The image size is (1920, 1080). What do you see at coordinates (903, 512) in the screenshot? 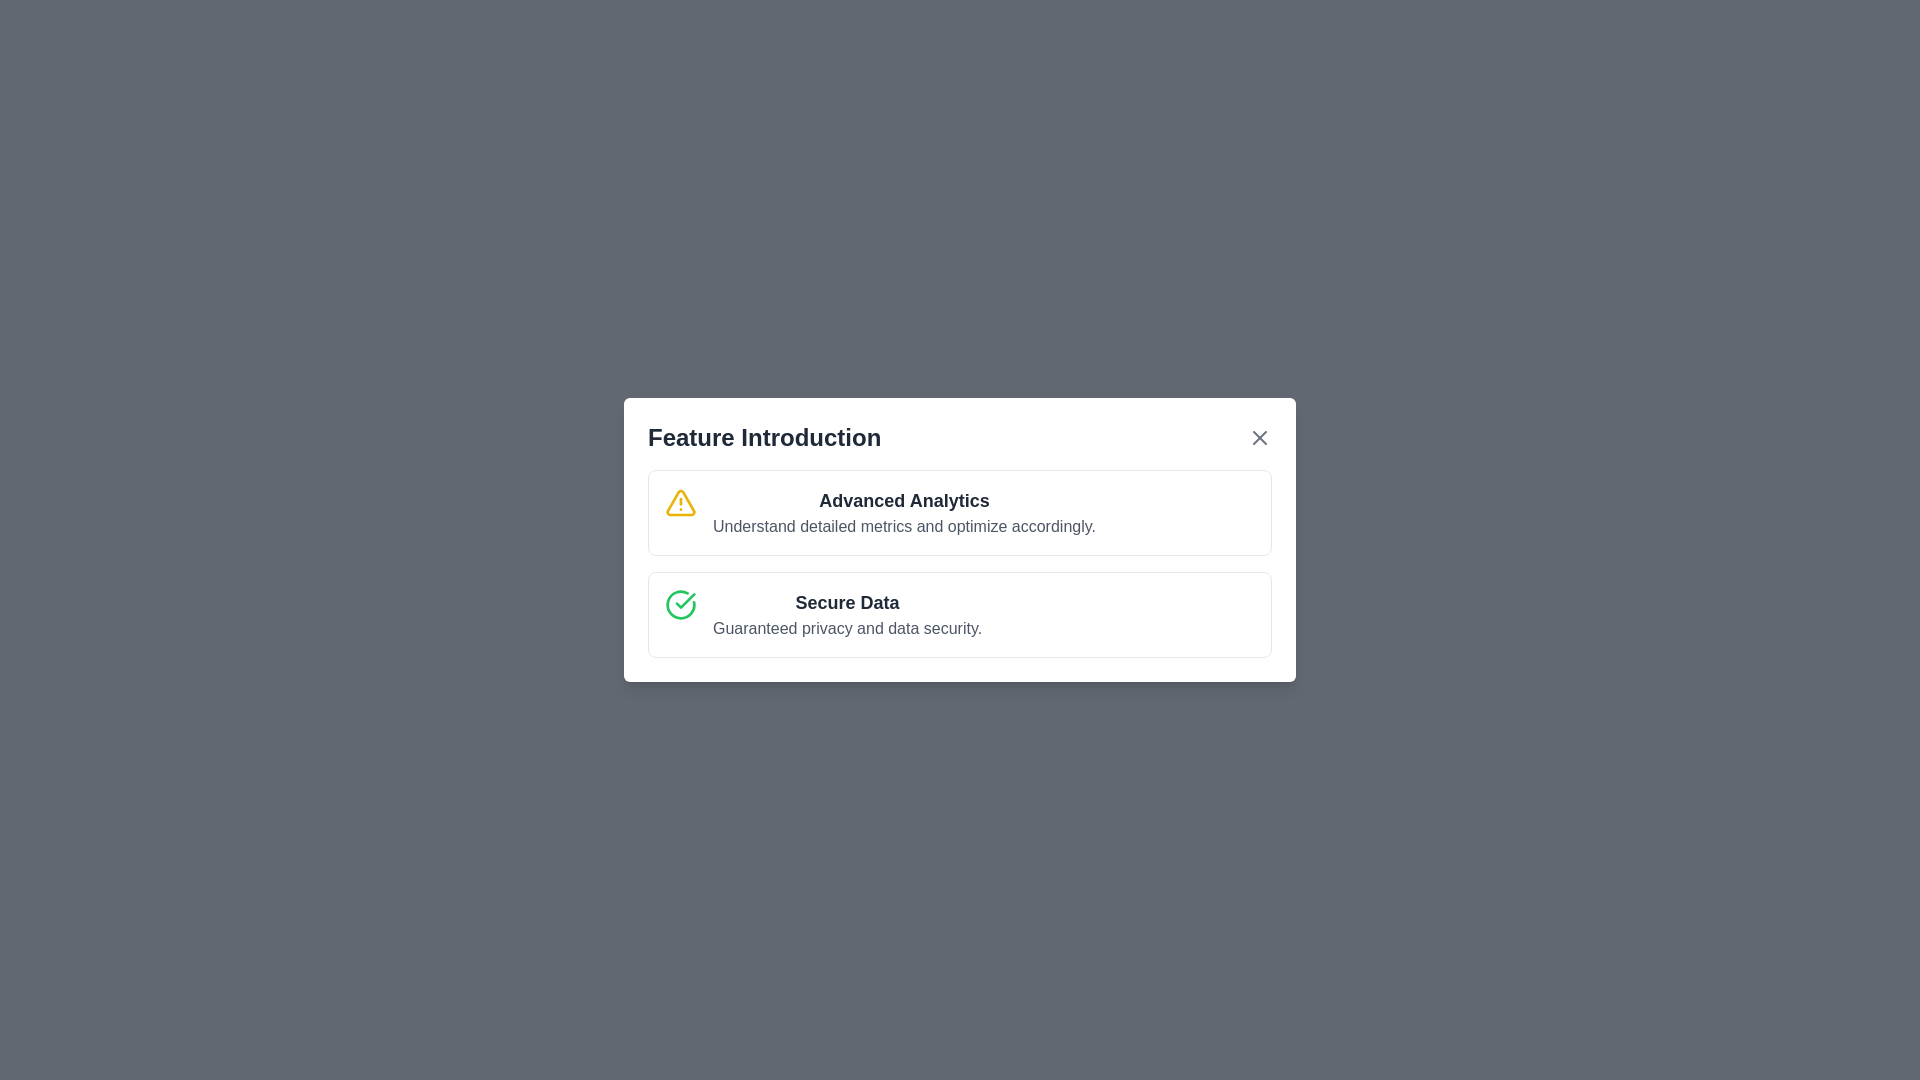
I see `the 'Advanced Analytics' text block, which includes a bold title and a subtitle in a rectangular section within the 'Feature Introduction' dialog box` at bounding box center [903, 512].